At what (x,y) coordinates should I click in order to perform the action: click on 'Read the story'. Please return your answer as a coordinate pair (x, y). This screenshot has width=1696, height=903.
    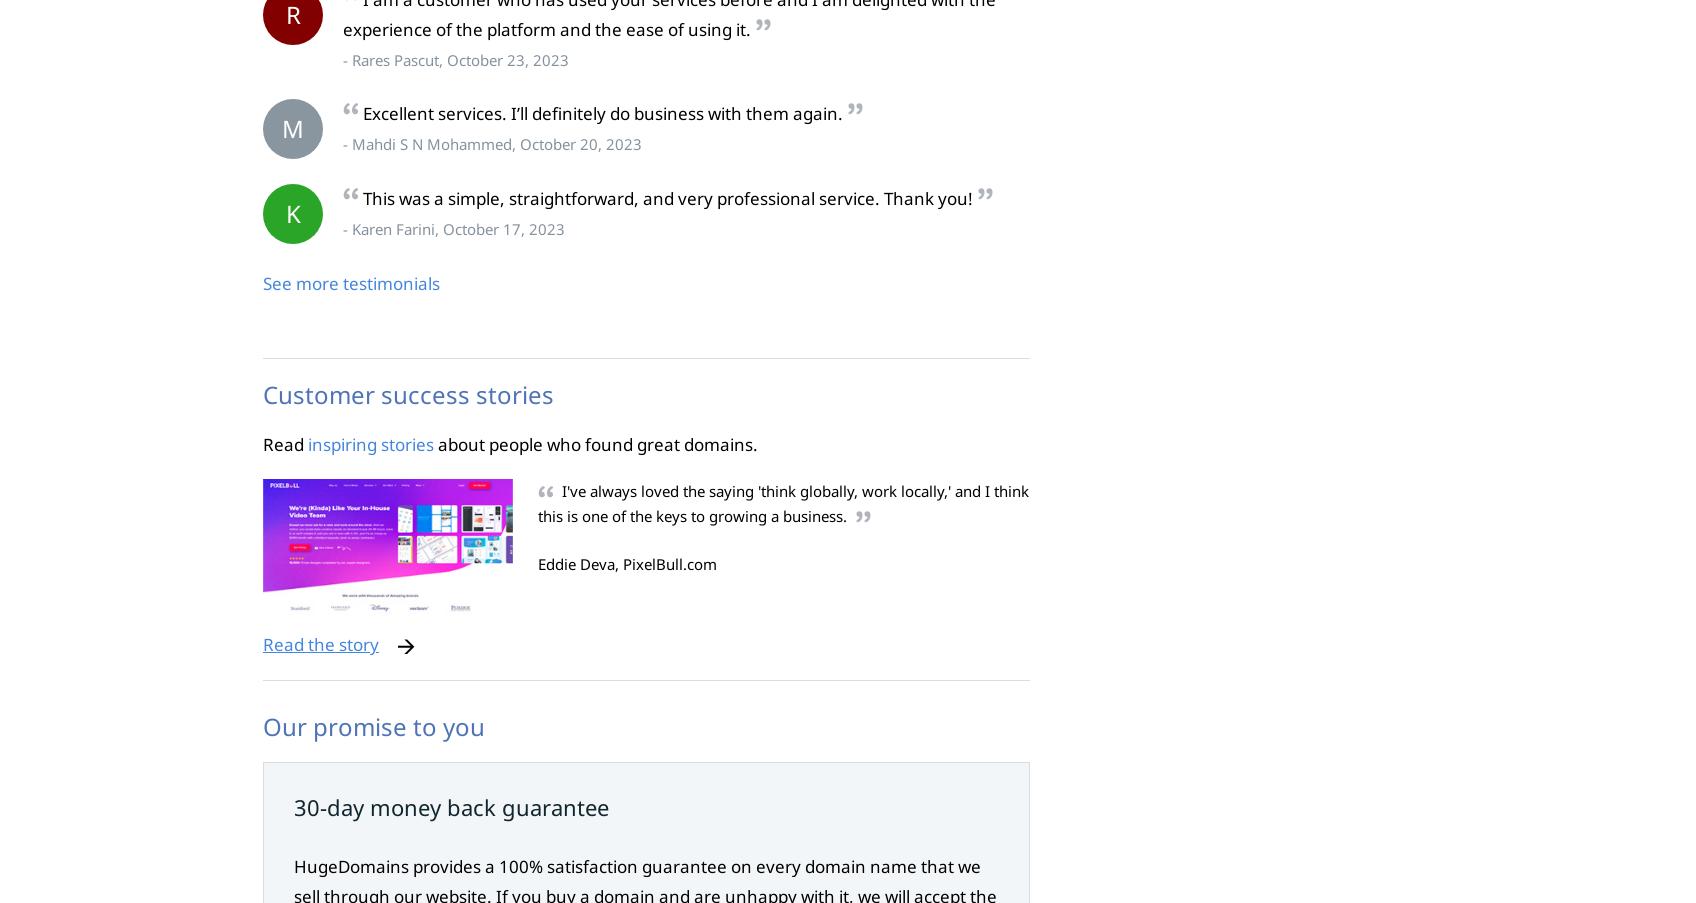
    Looking at the image, I should click on (321, 644).